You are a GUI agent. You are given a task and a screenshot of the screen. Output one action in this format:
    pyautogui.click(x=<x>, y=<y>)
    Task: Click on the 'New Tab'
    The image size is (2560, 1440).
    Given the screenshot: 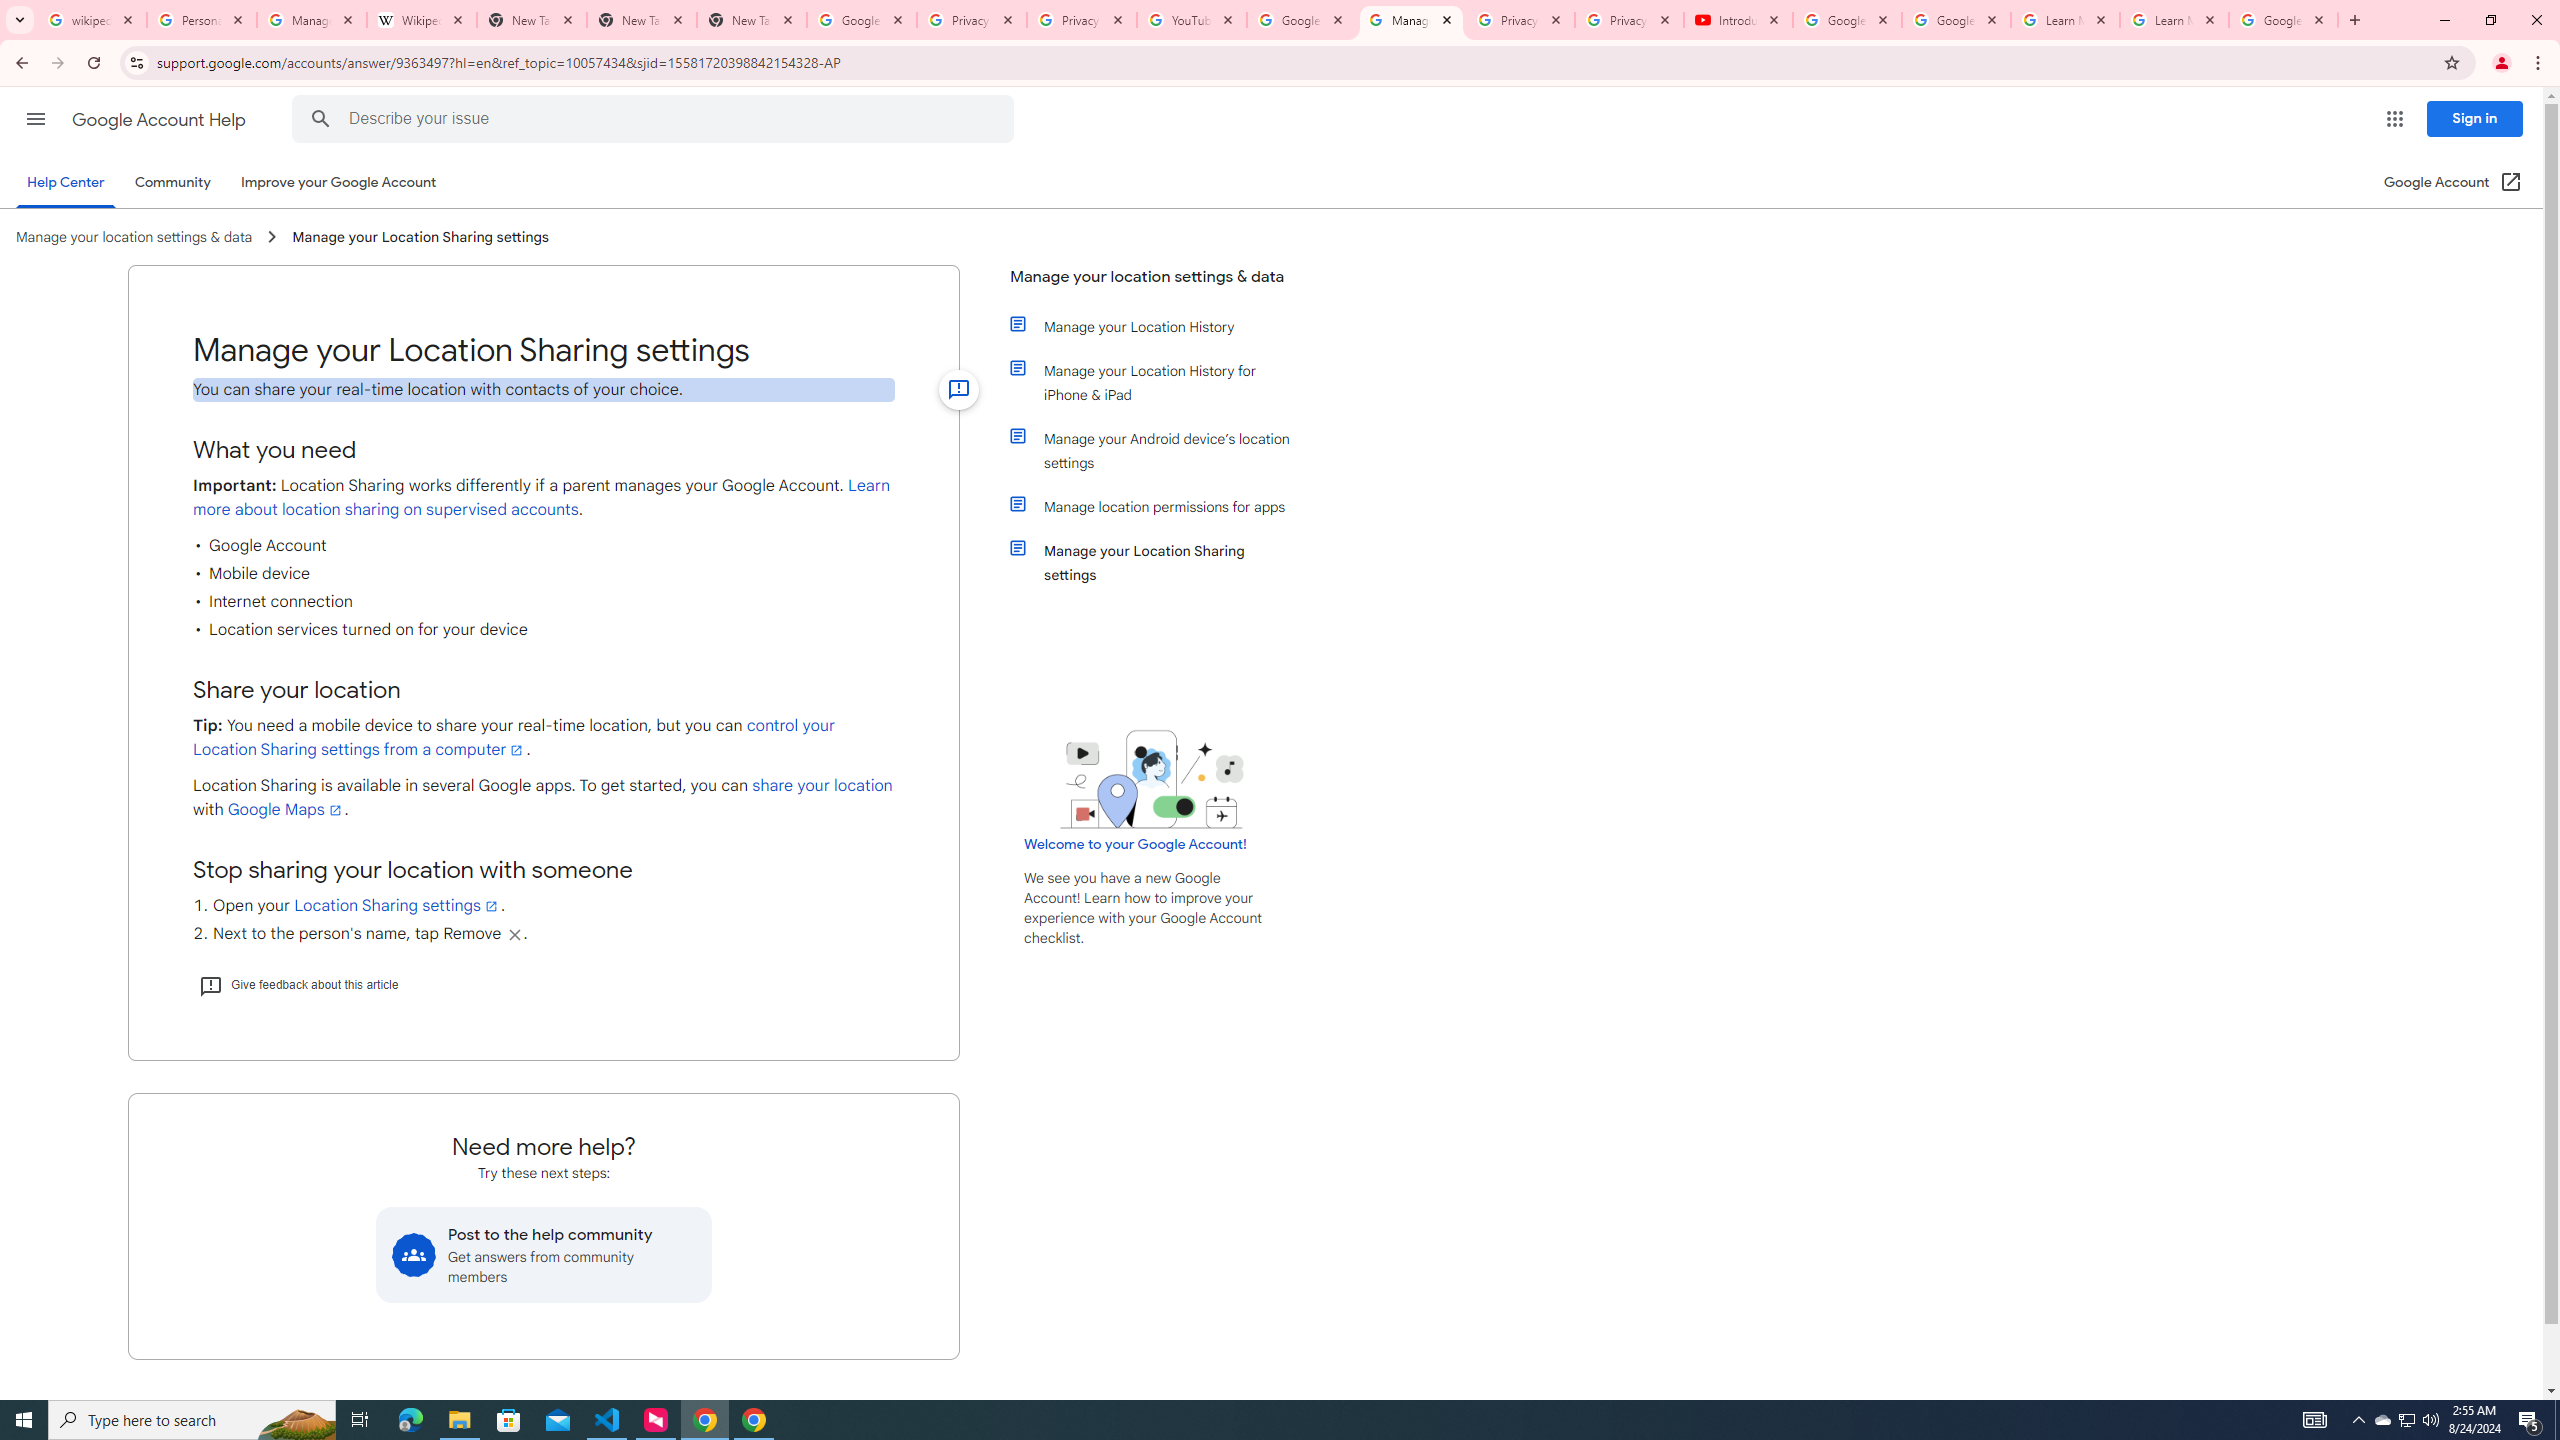 What is the action you would take?
    pyautogui.click(x=641, y=19)
    